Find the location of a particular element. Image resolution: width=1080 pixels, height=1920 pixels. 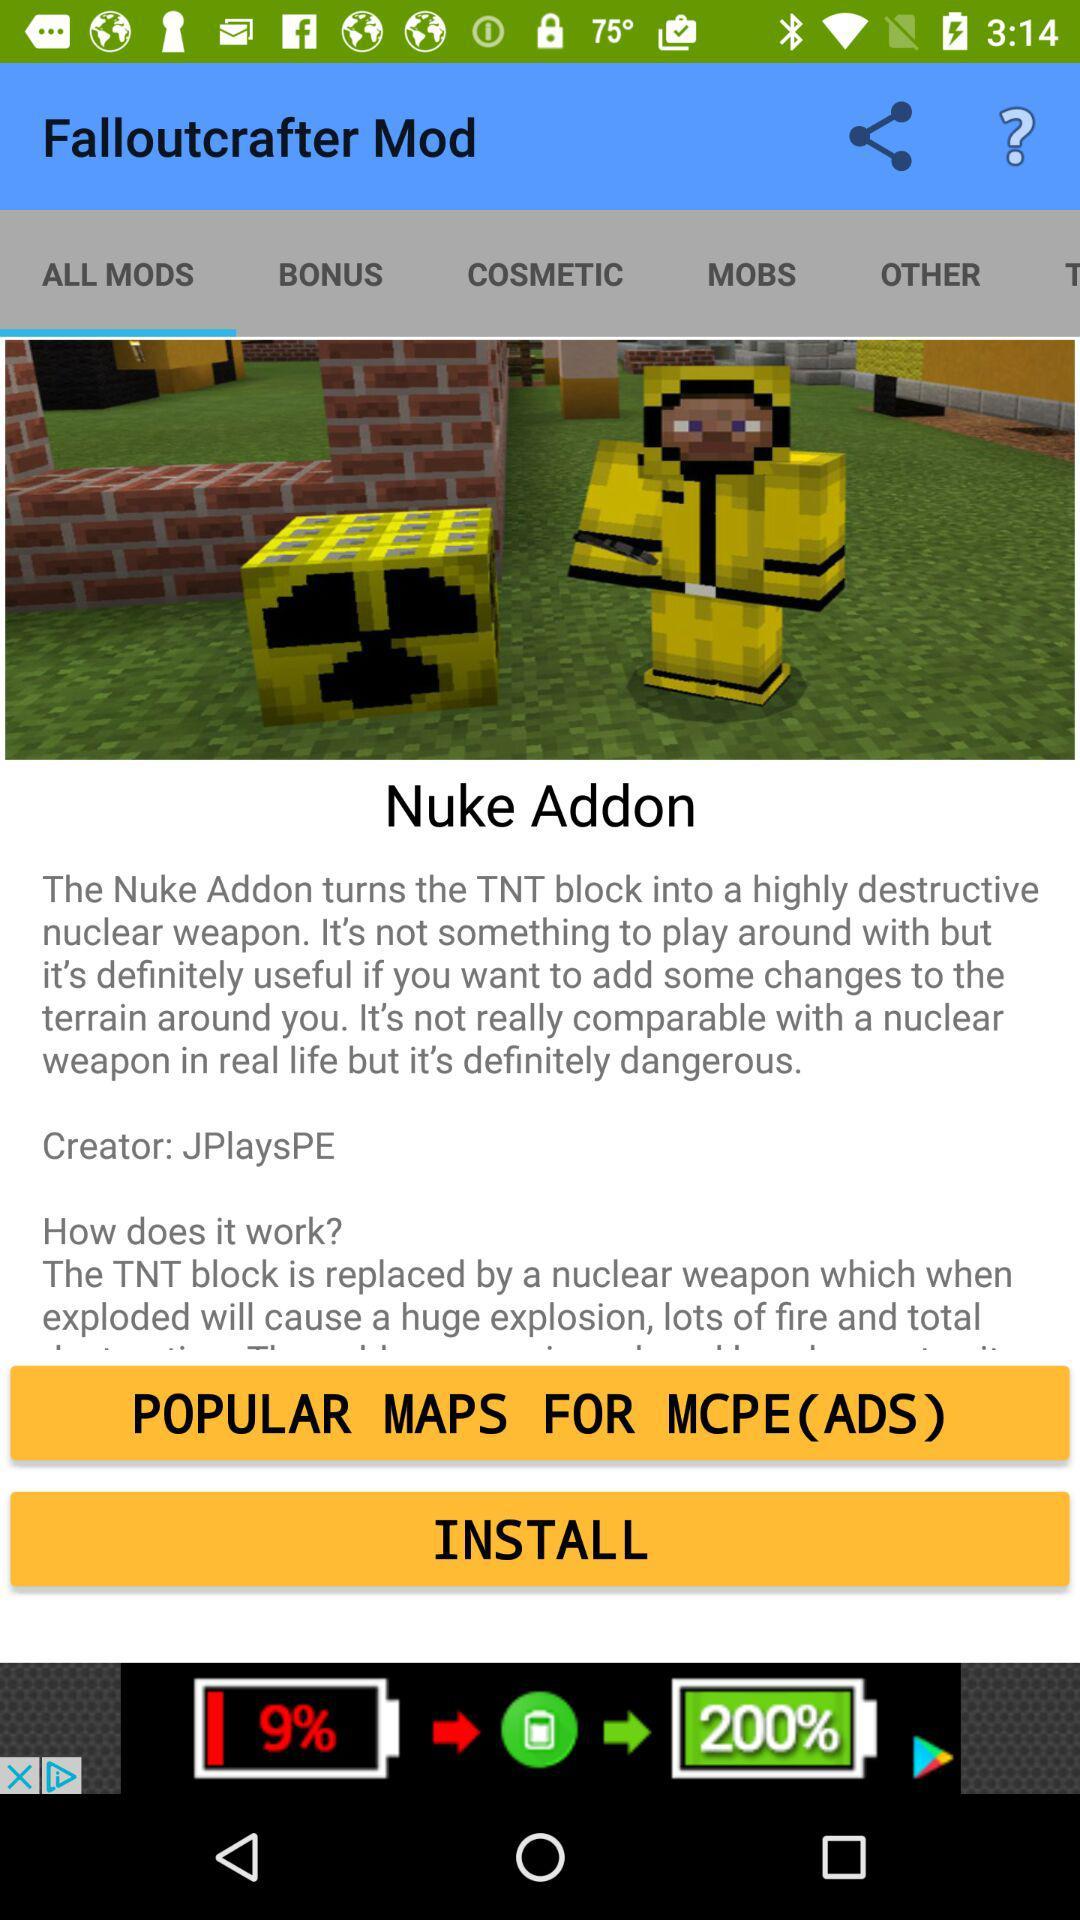

games is located at coordinates (540, 1727).